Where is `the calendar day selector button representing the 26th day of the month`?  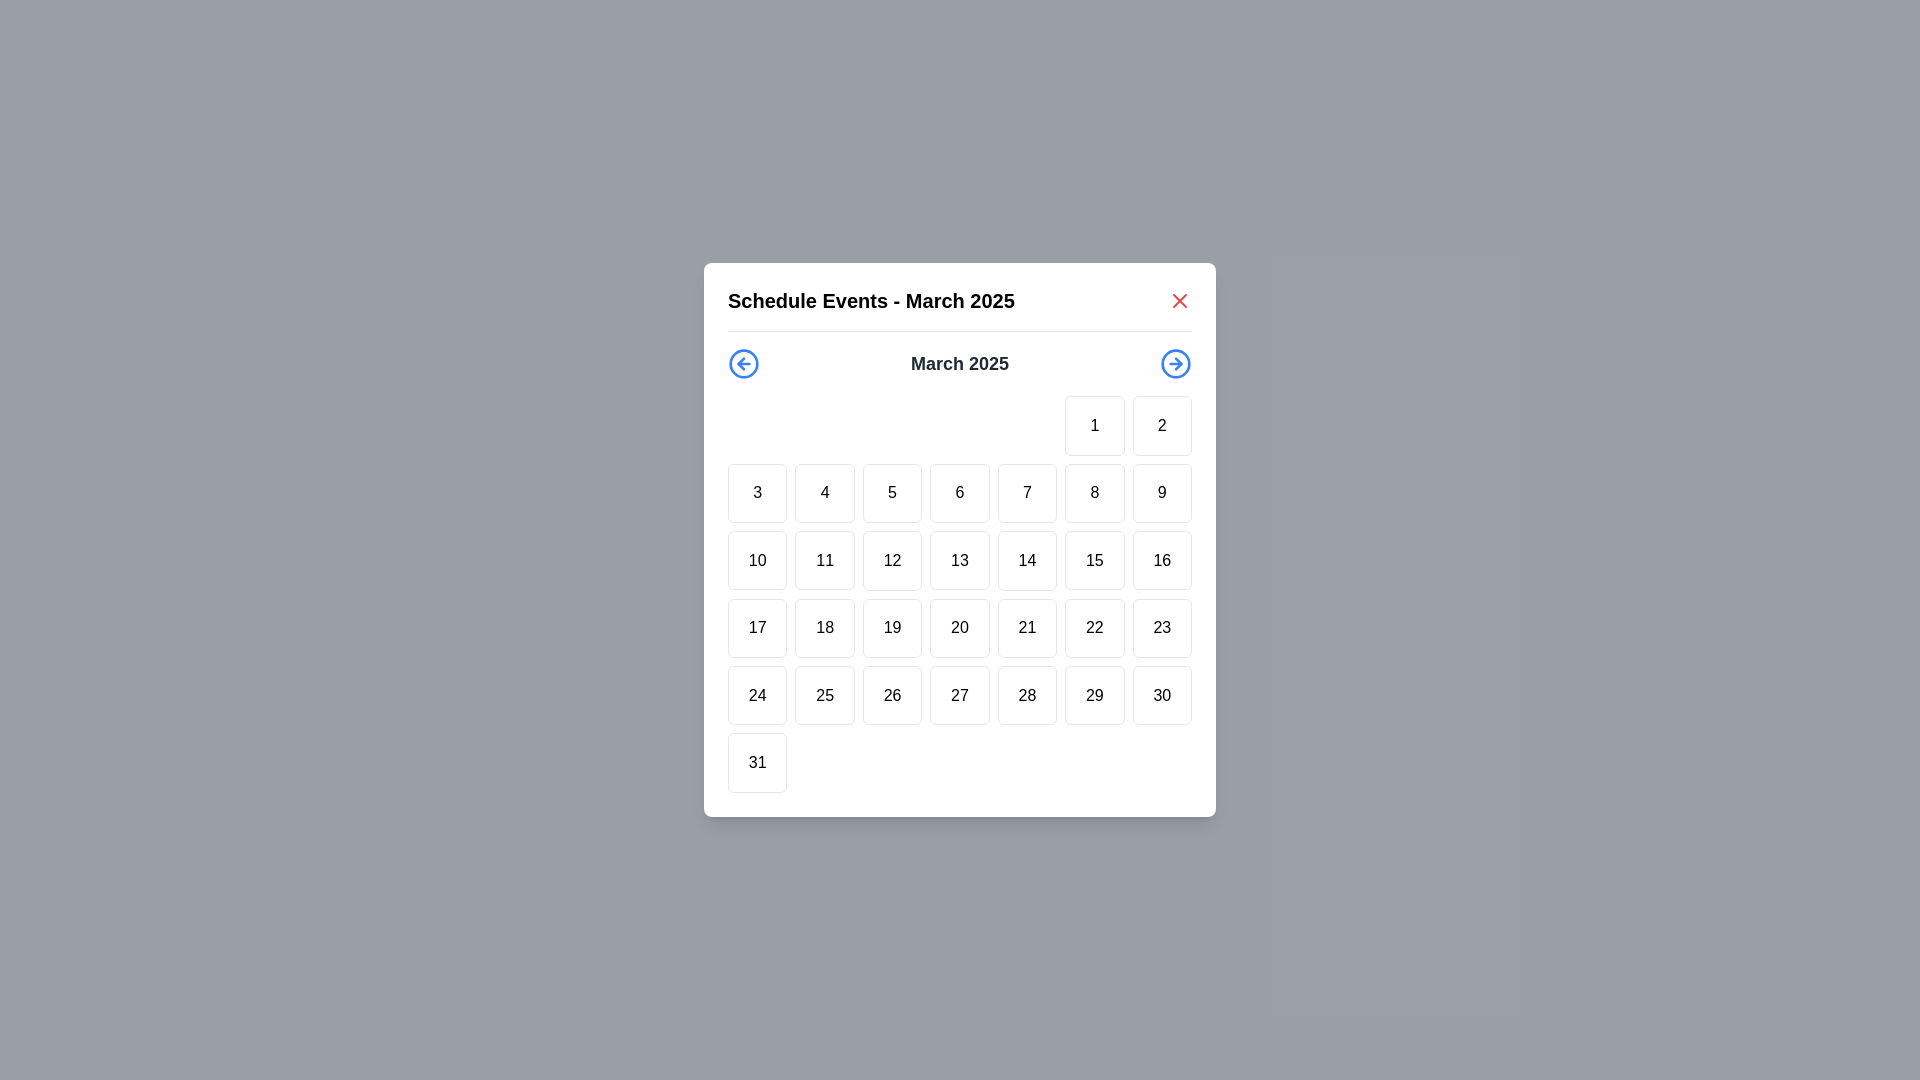
the calendar day selector button representing the 26th day of the month is located at coordinates (891, 694).